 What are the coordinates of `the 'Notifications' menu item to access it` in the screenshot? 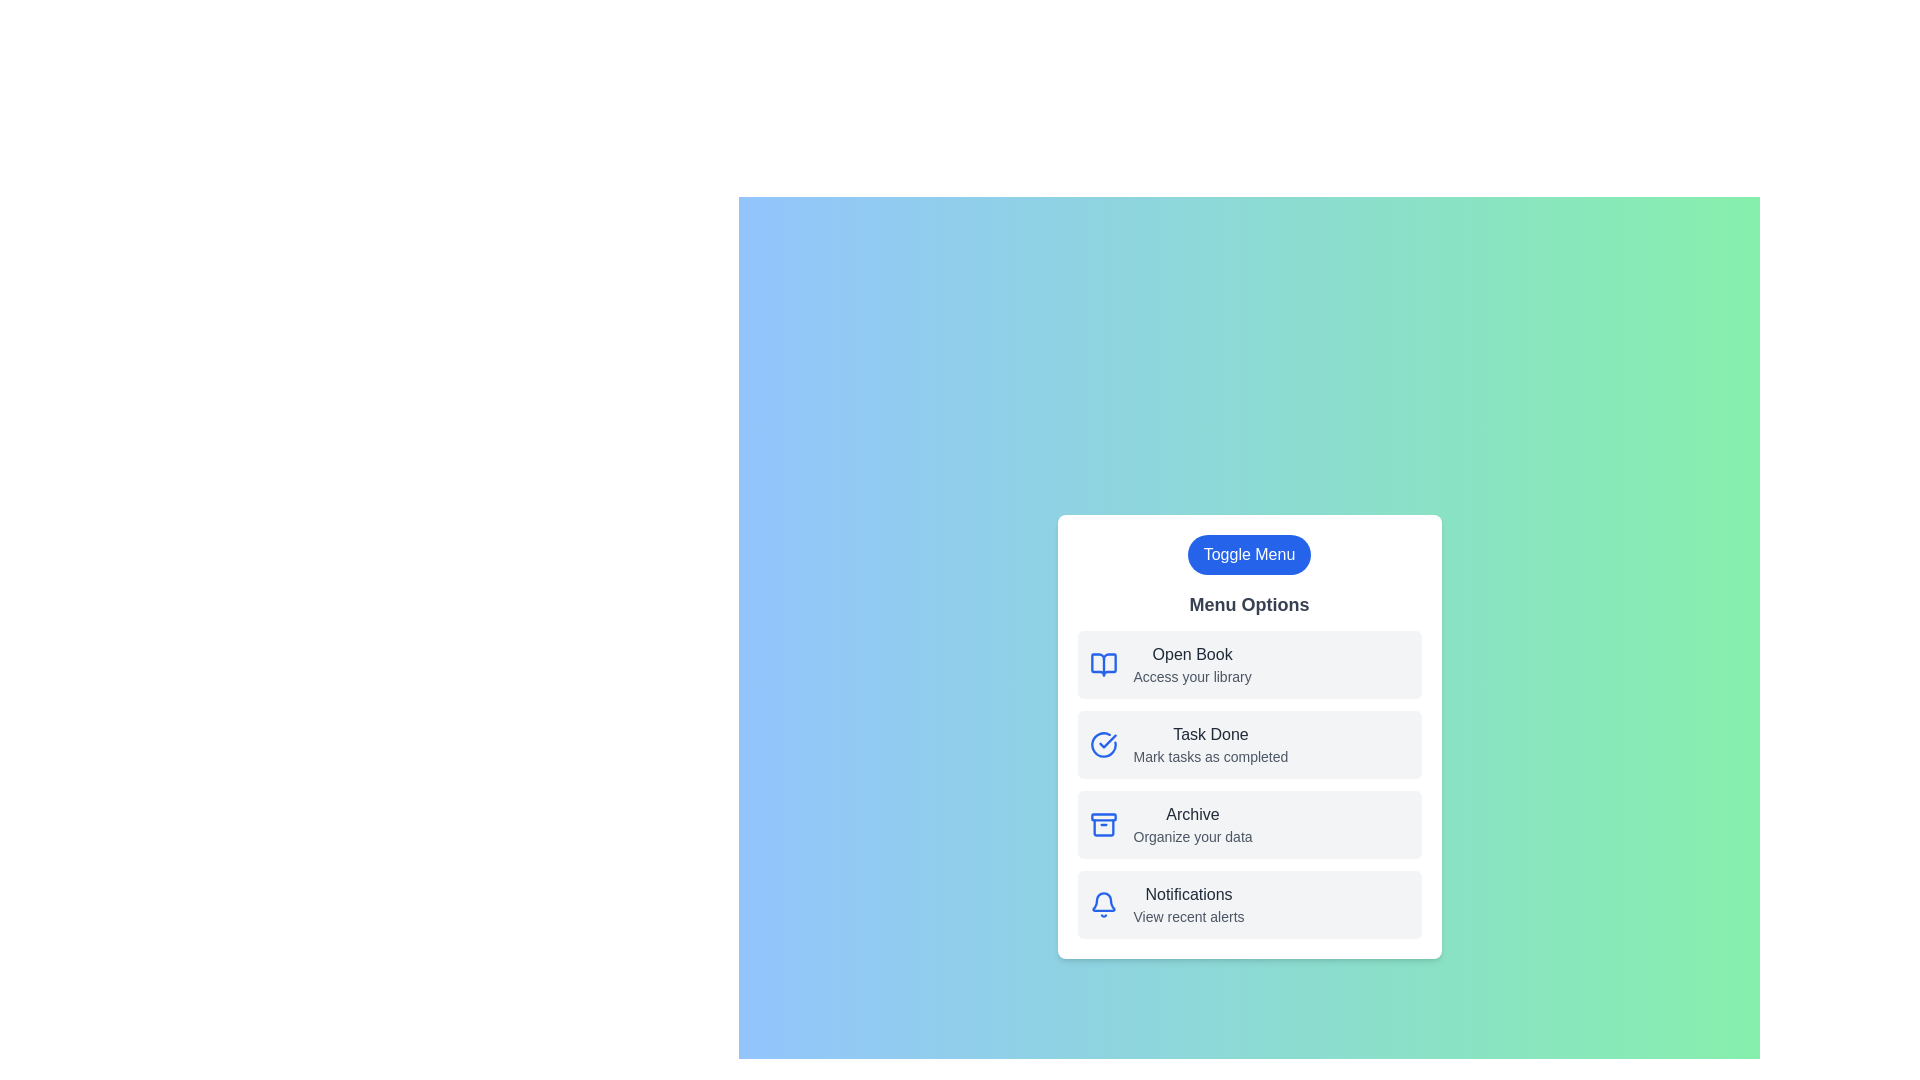 It's located at (1248, 905).